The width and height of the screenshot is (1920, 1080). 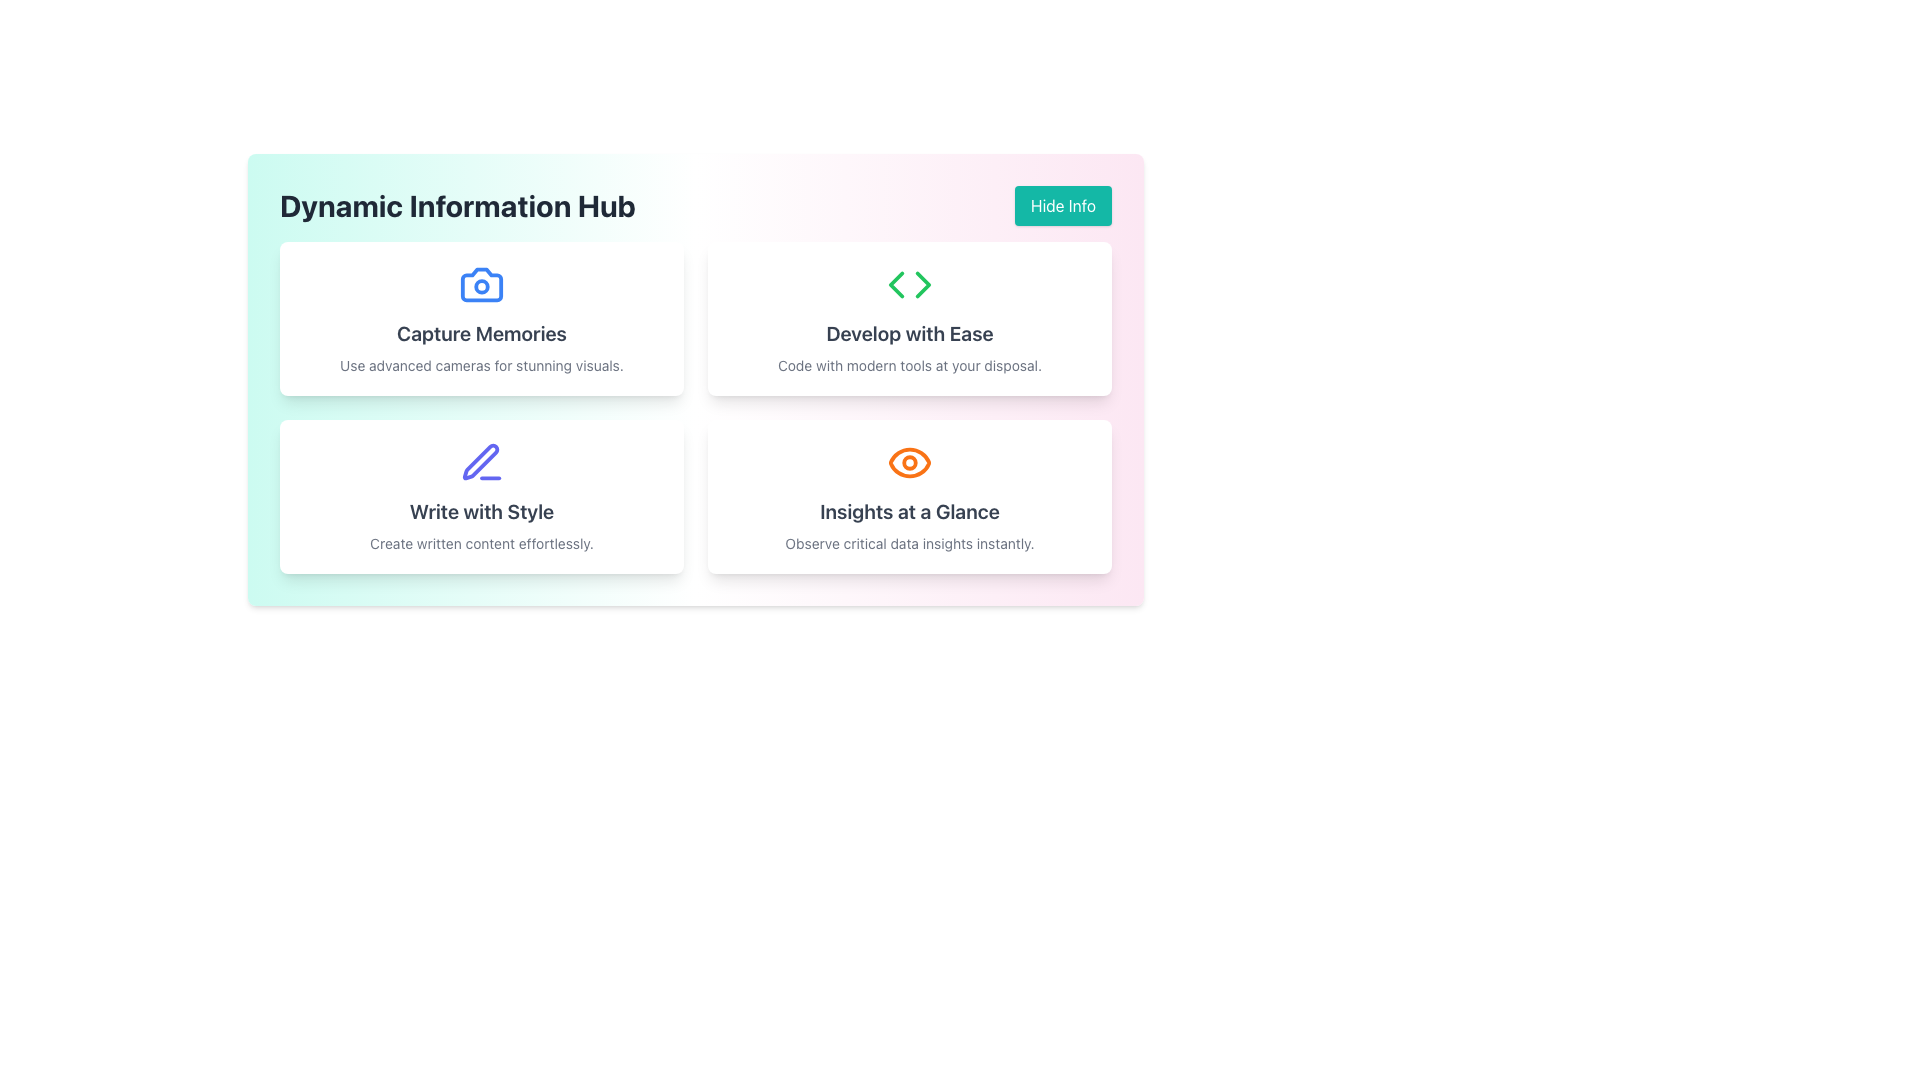 What do you see at coordinates (481, 318) in the screenshot?
I see `the informational card about capturing memories with advanced cameras` at bounding box center [481, 318].